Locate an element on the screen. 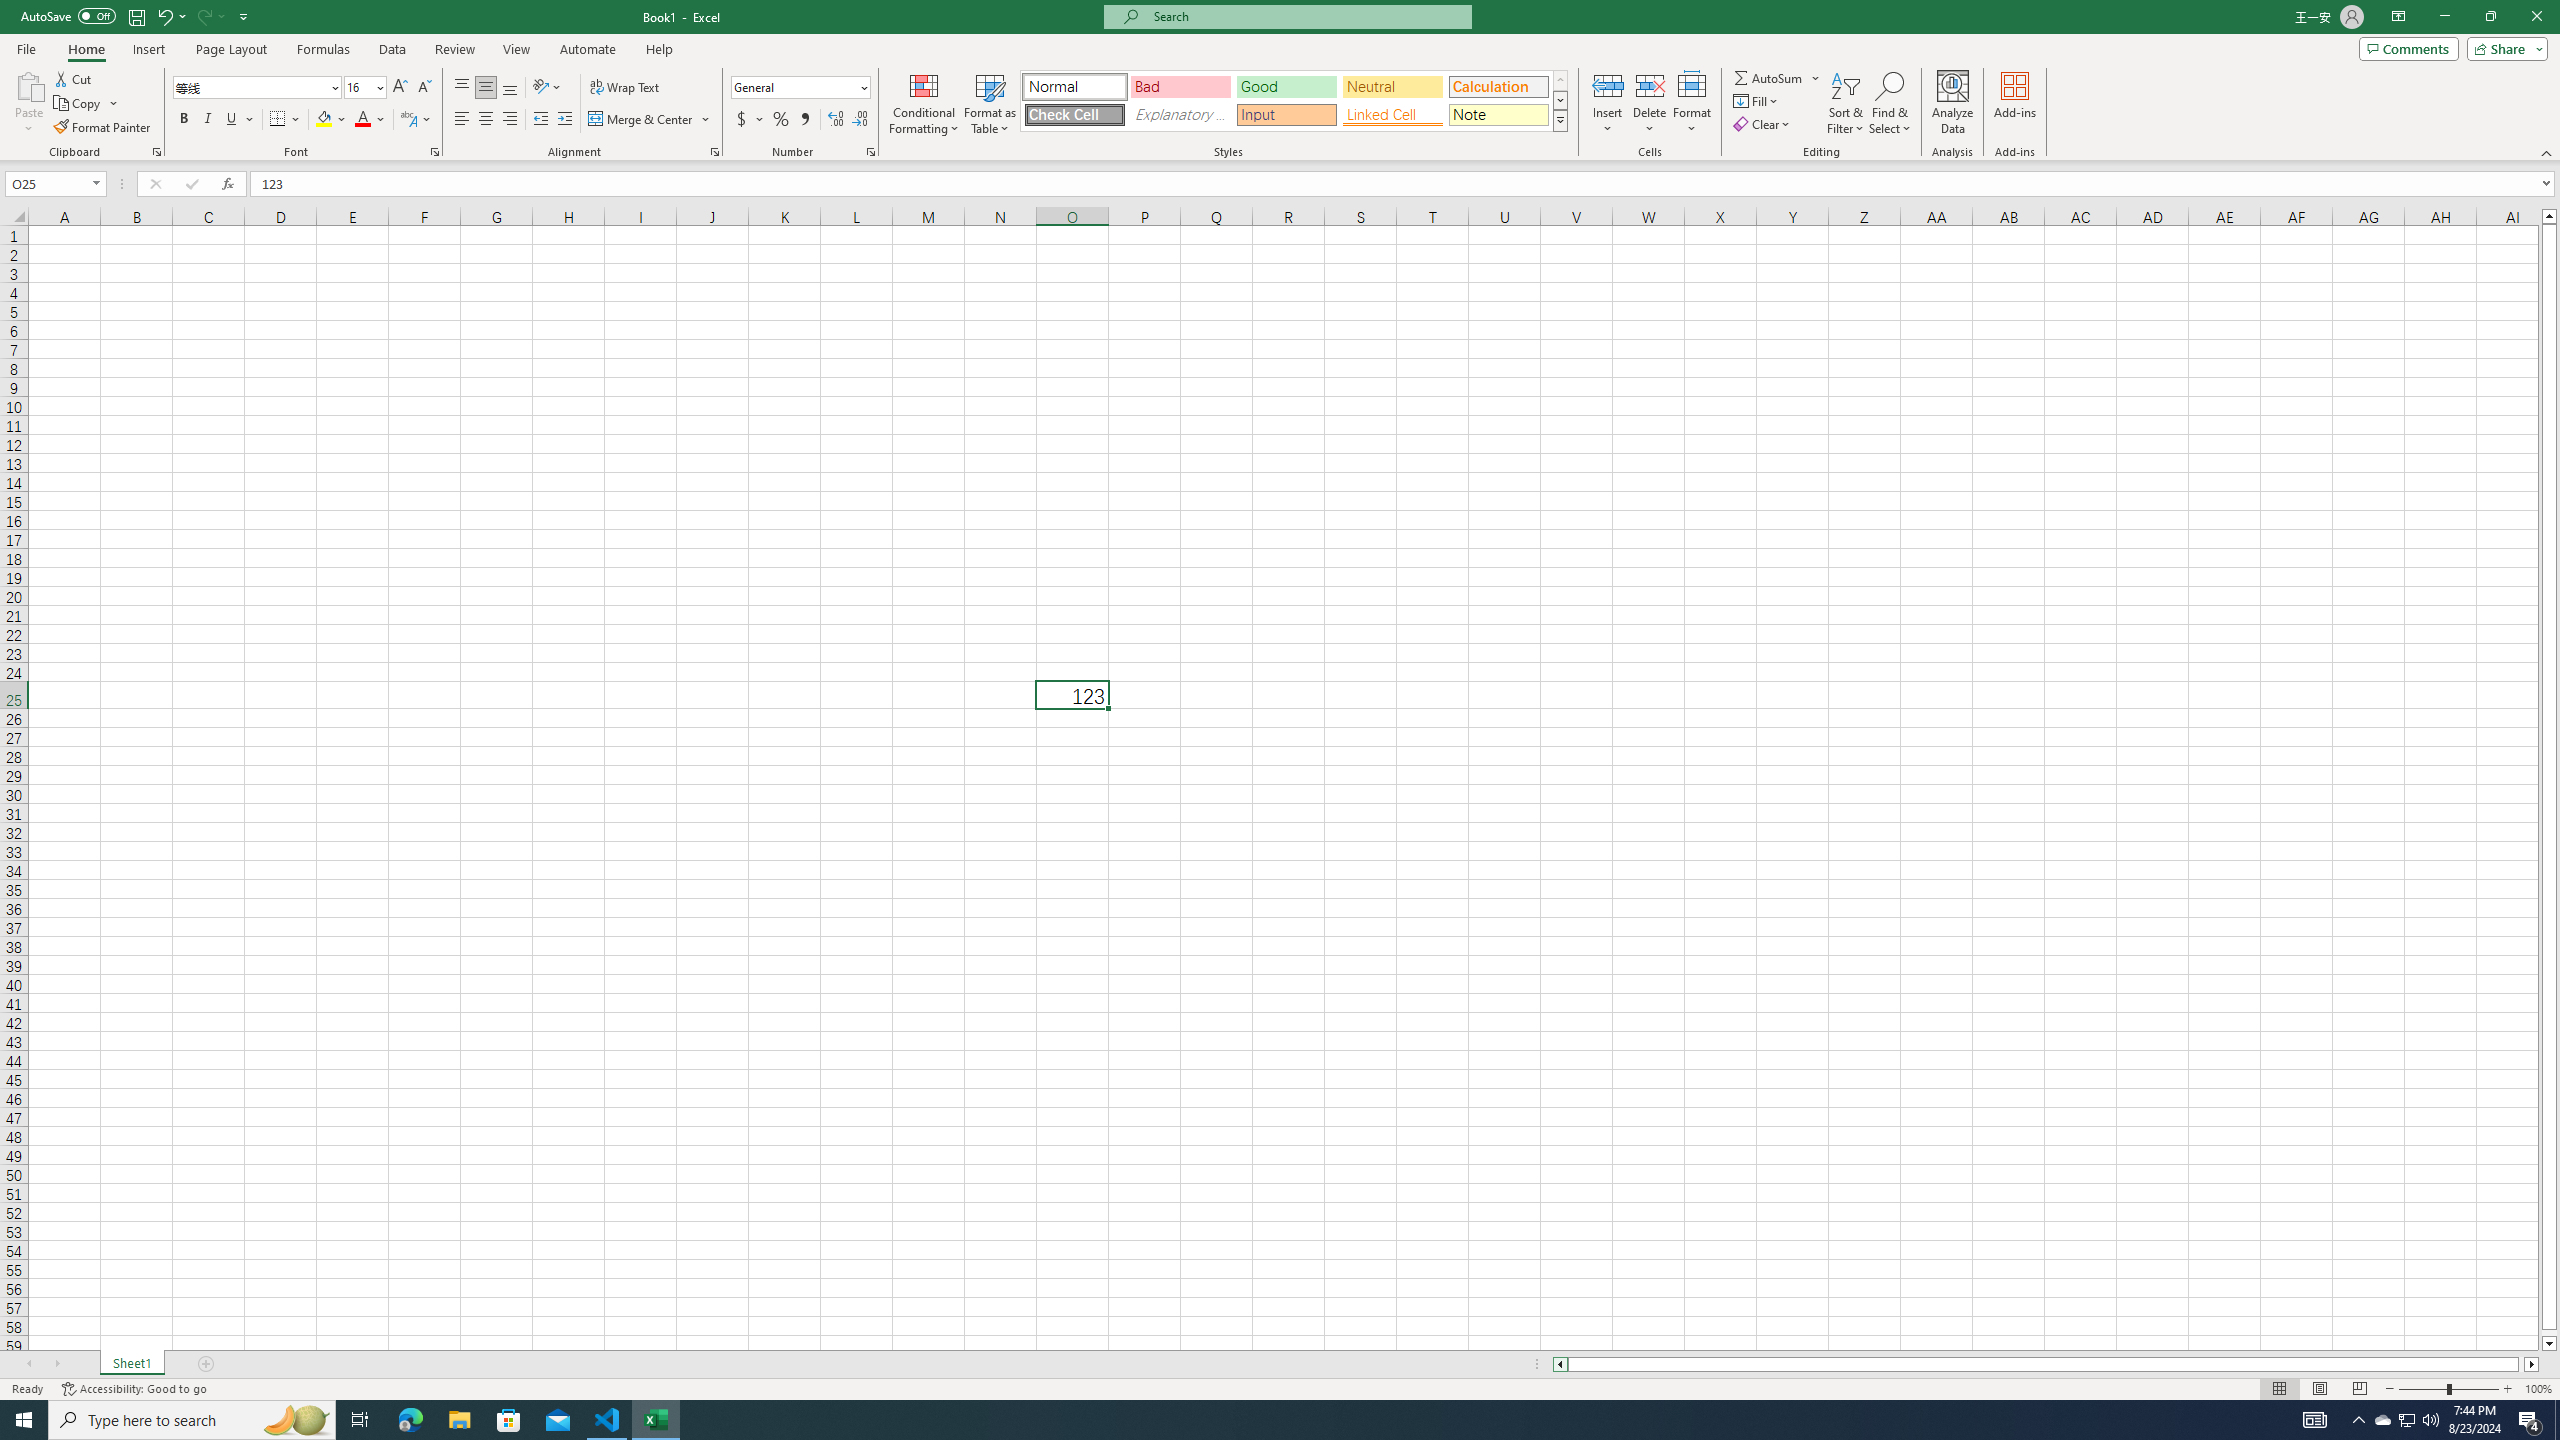  'Underline' is located at coordinates (231, 118).